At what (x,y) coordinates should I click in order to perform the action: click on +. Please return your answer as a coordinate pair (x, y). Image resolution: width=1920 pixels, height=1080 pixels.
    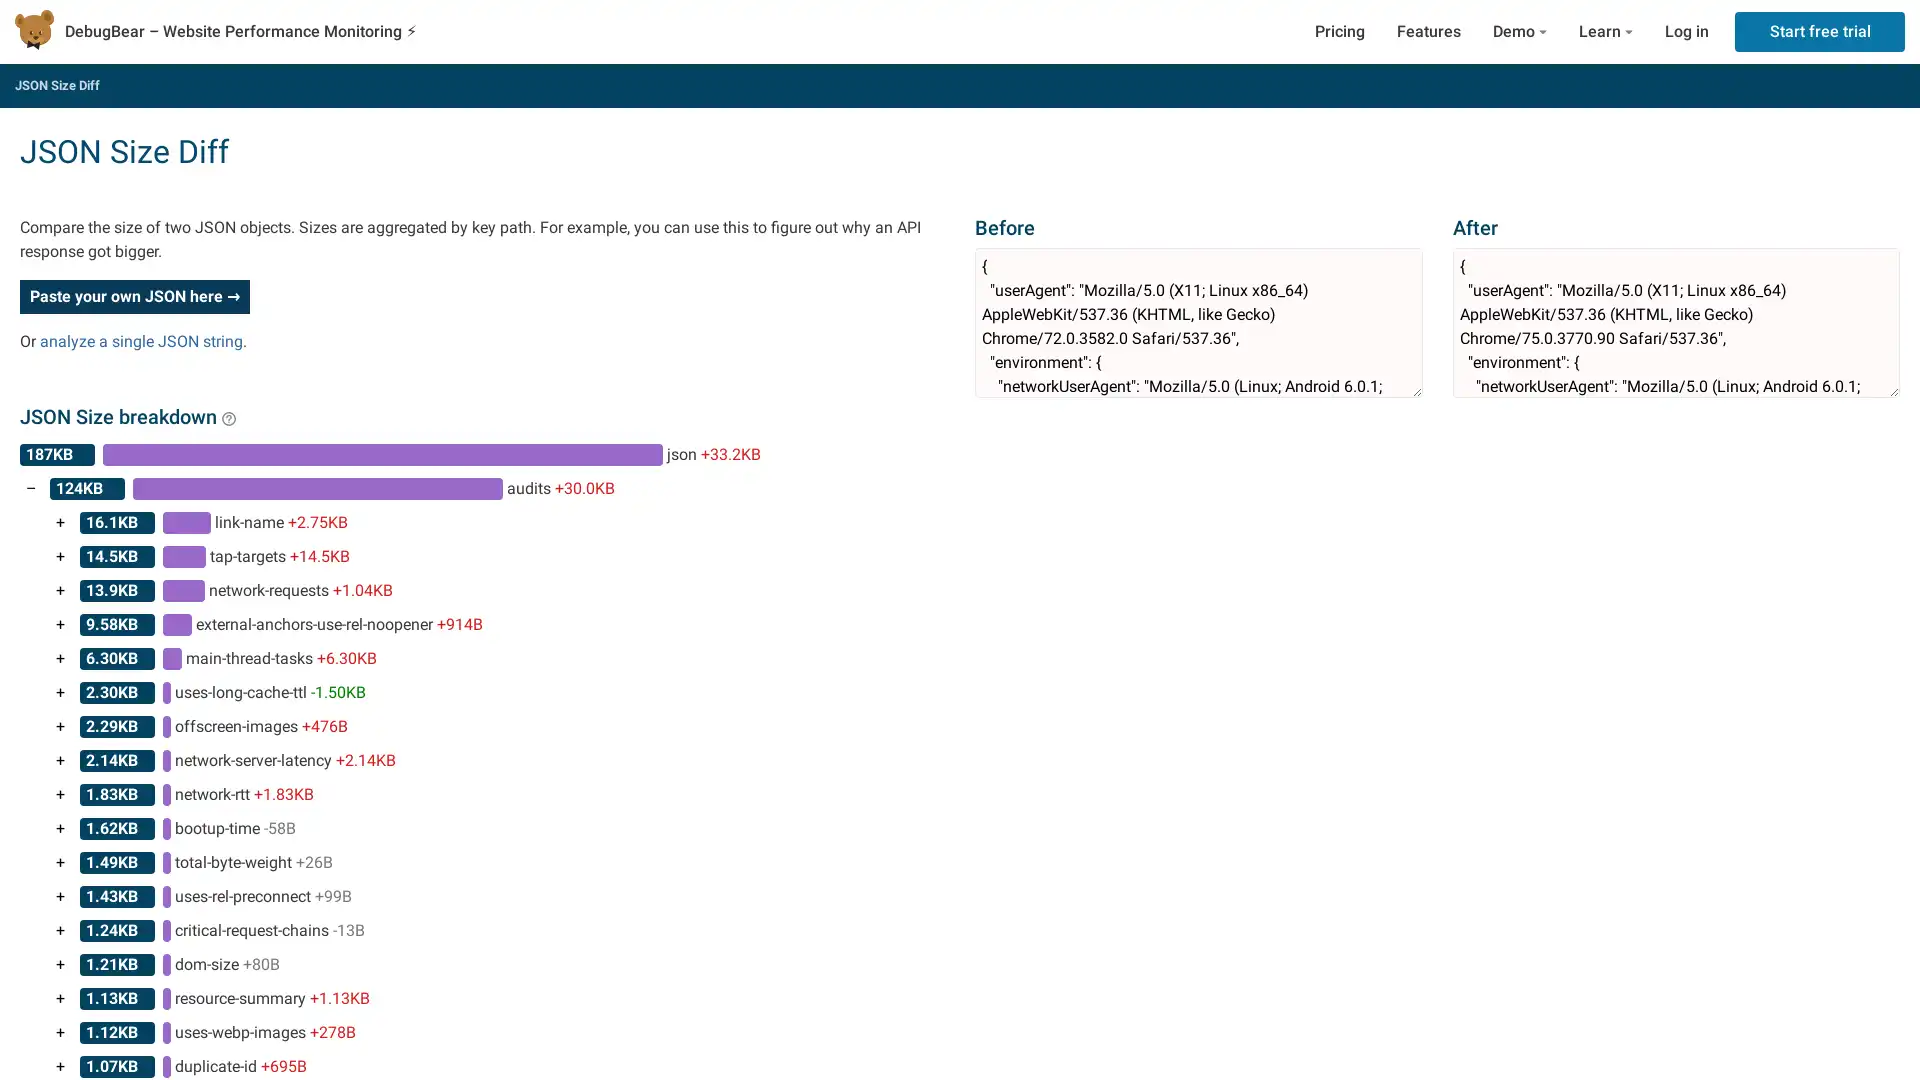
    Looking at the image, I should click on (60, 999).